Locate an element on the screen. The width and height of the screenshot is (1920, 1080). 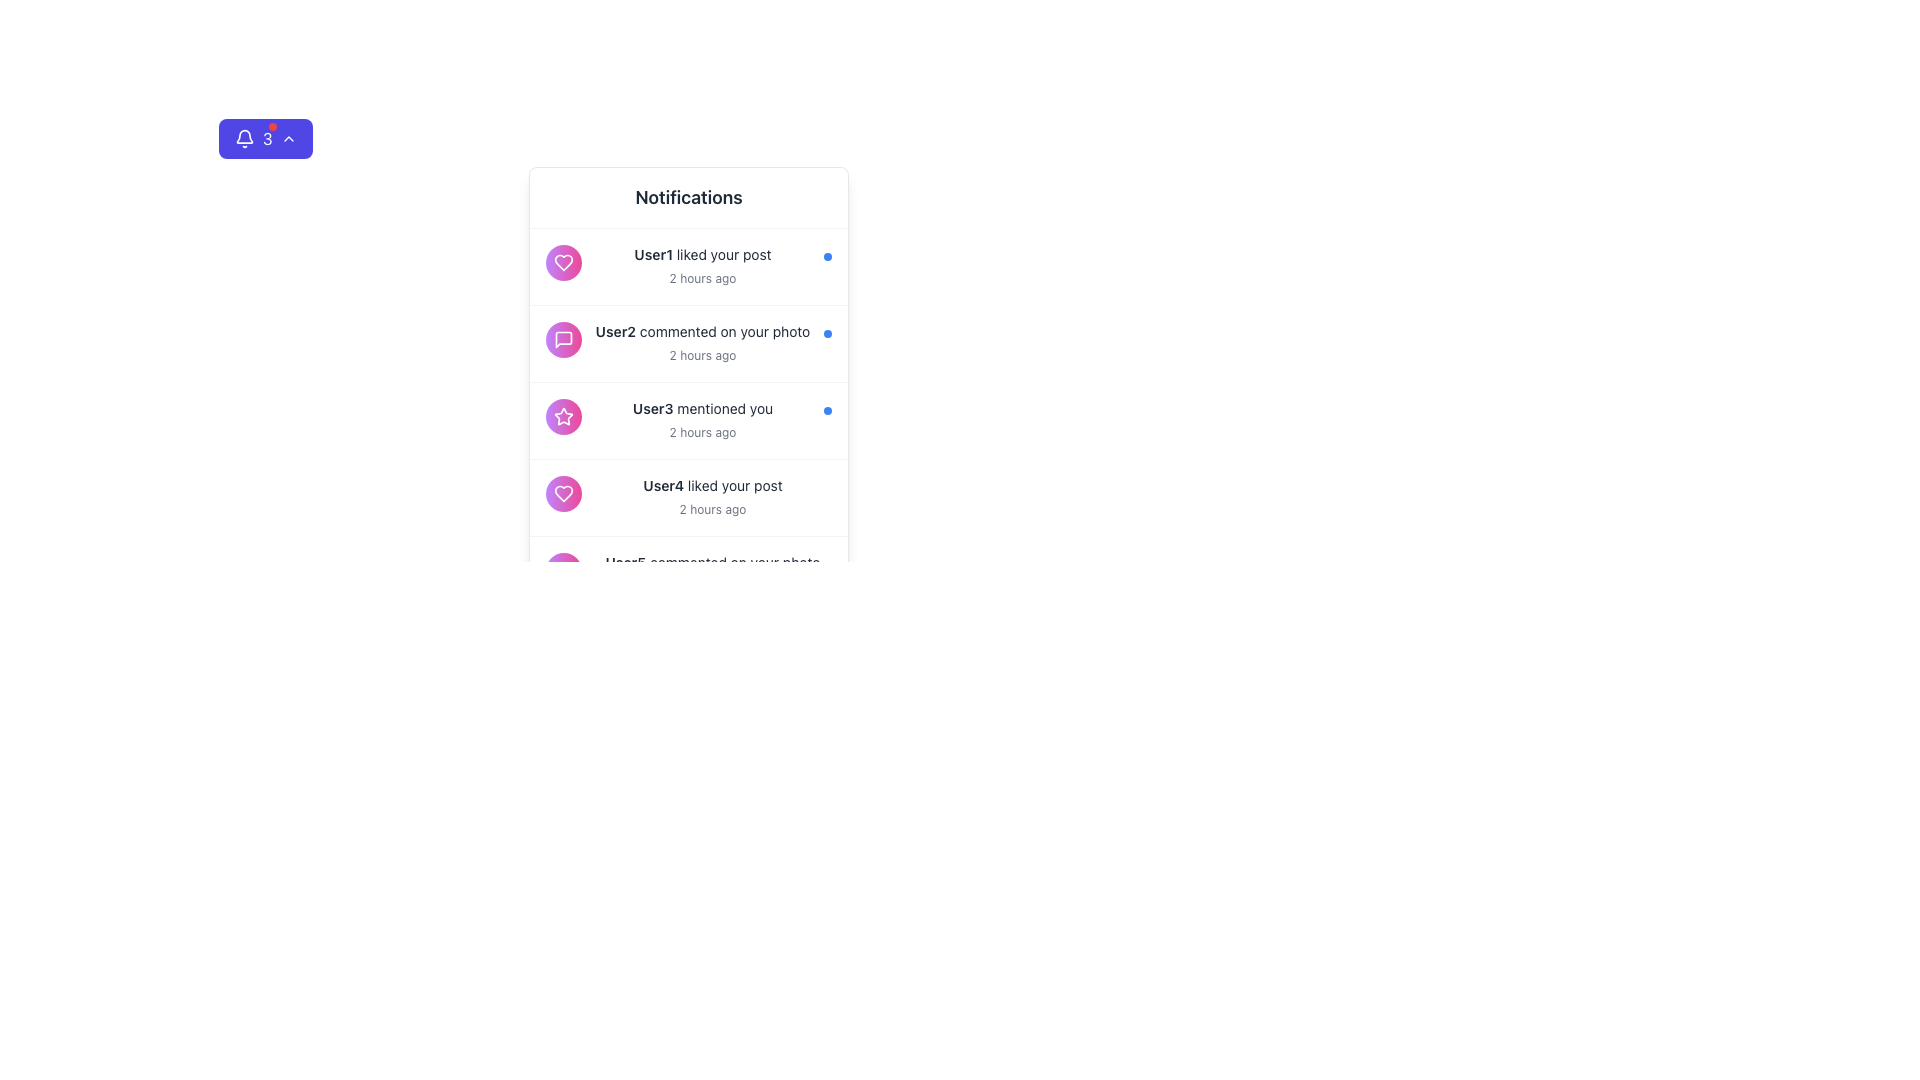
the second notification entry in the vertically stacked list is located at coordinates (702, 342).